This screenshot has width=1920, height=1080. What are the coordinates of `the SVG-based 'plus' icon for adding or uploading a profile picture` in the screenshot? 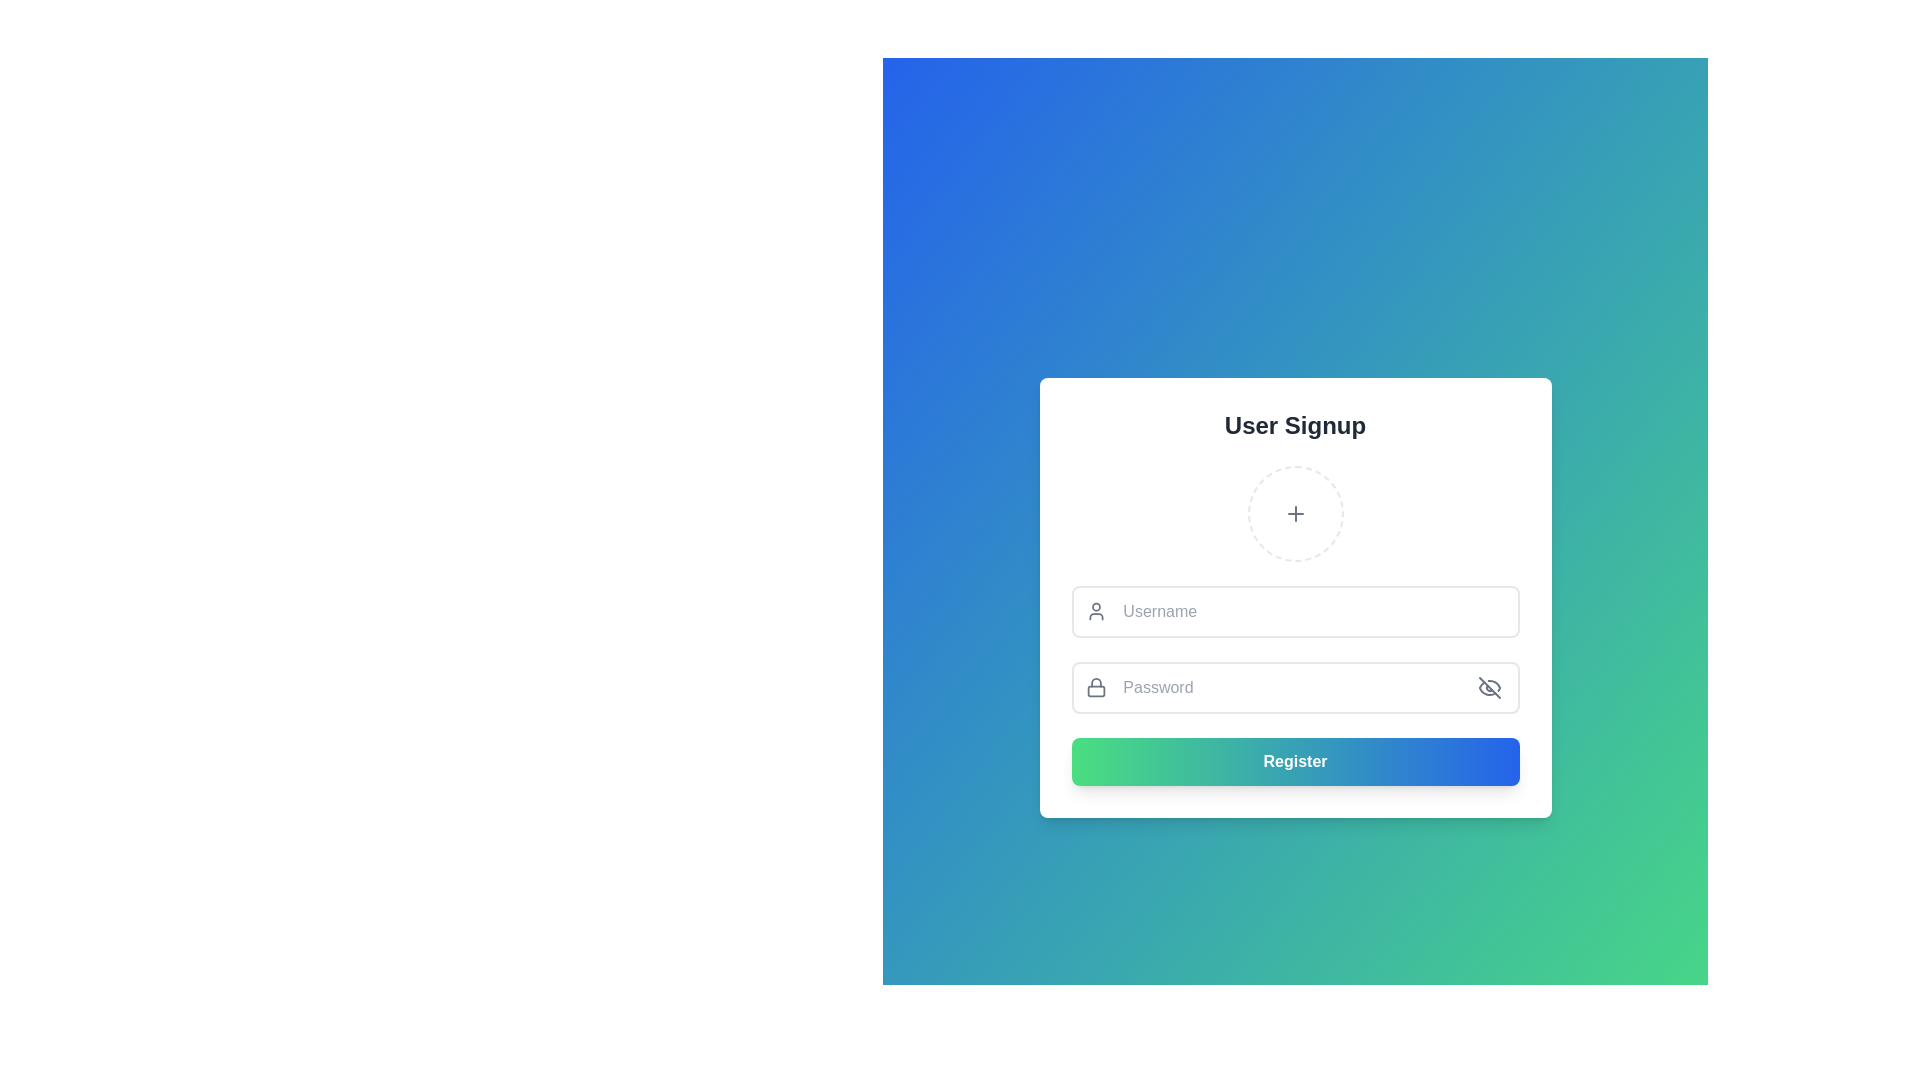 It's located at (1295, 512).